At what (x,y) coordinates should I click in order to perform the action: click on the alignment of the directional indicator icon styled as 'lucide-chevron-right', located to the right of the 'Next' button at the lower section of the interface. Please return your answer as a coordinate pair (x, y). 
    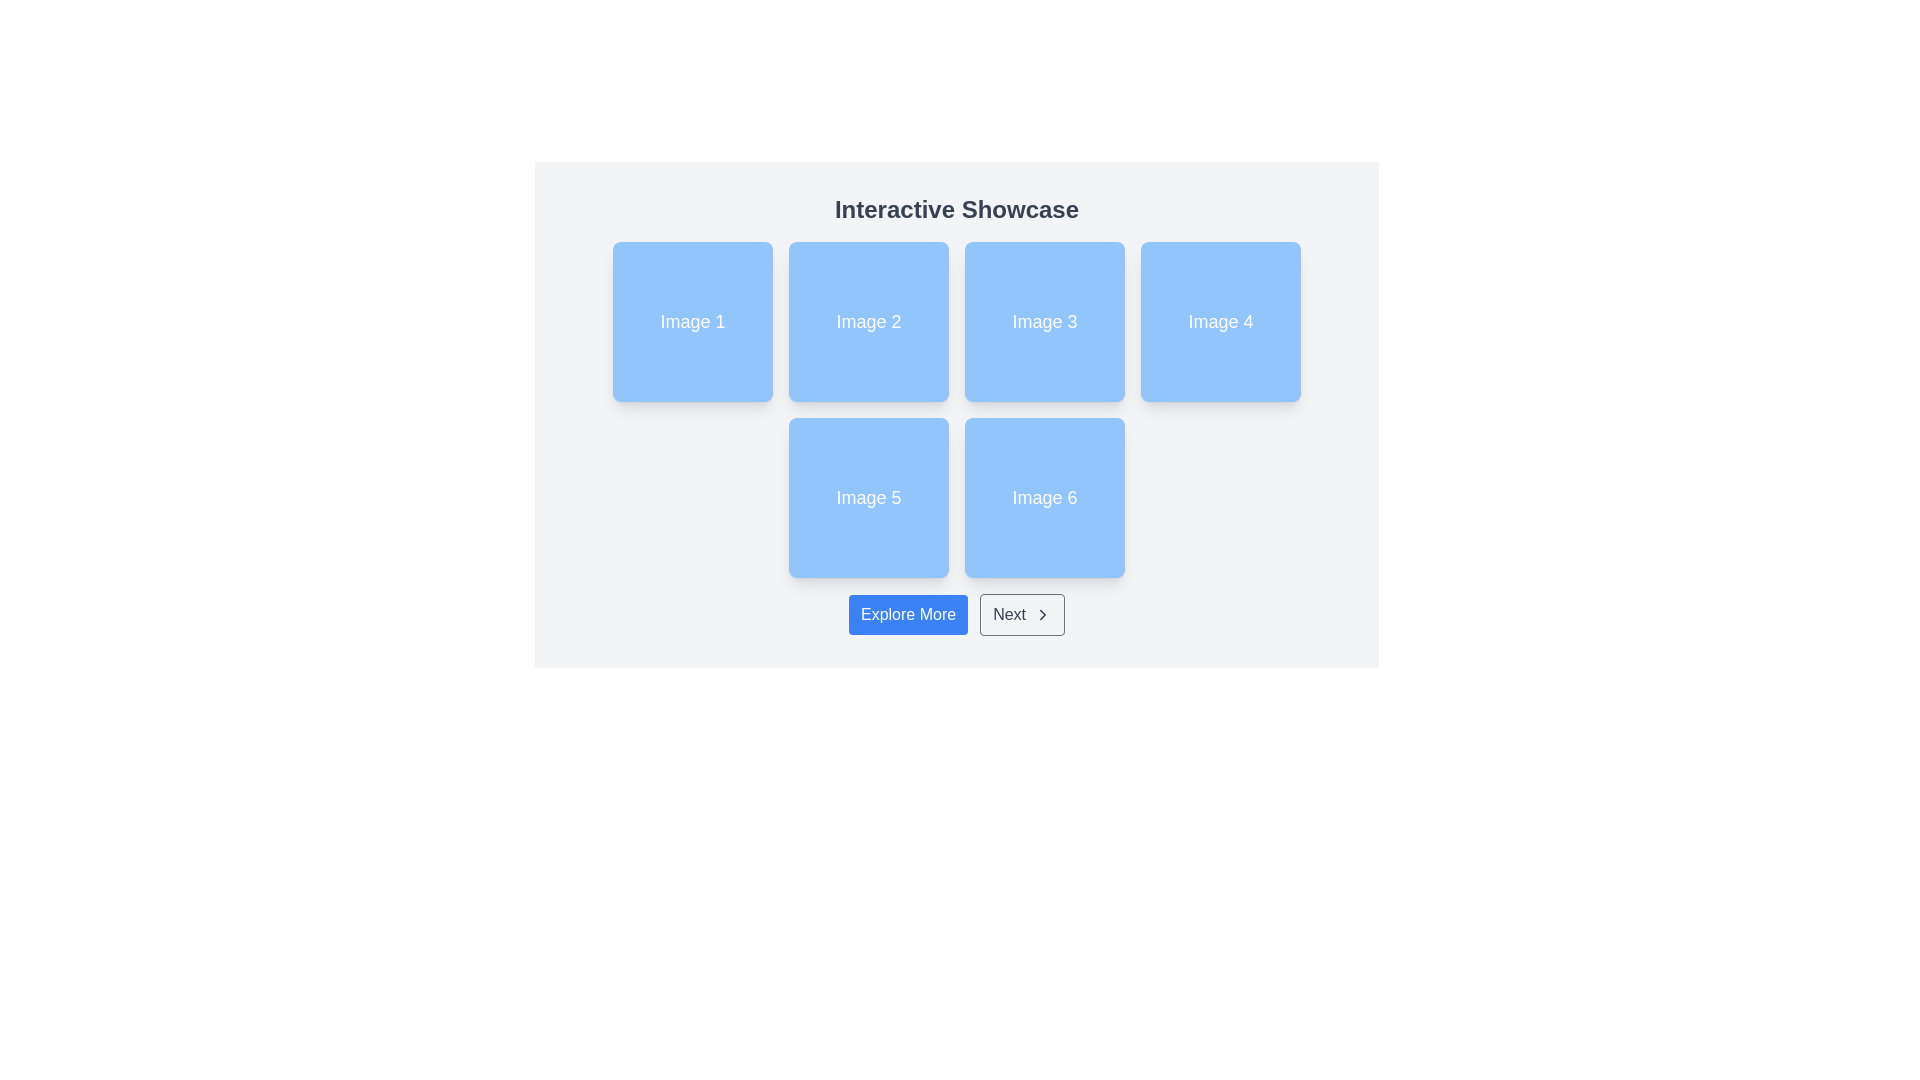
    Looking at the image, I should click on (1041, 613).